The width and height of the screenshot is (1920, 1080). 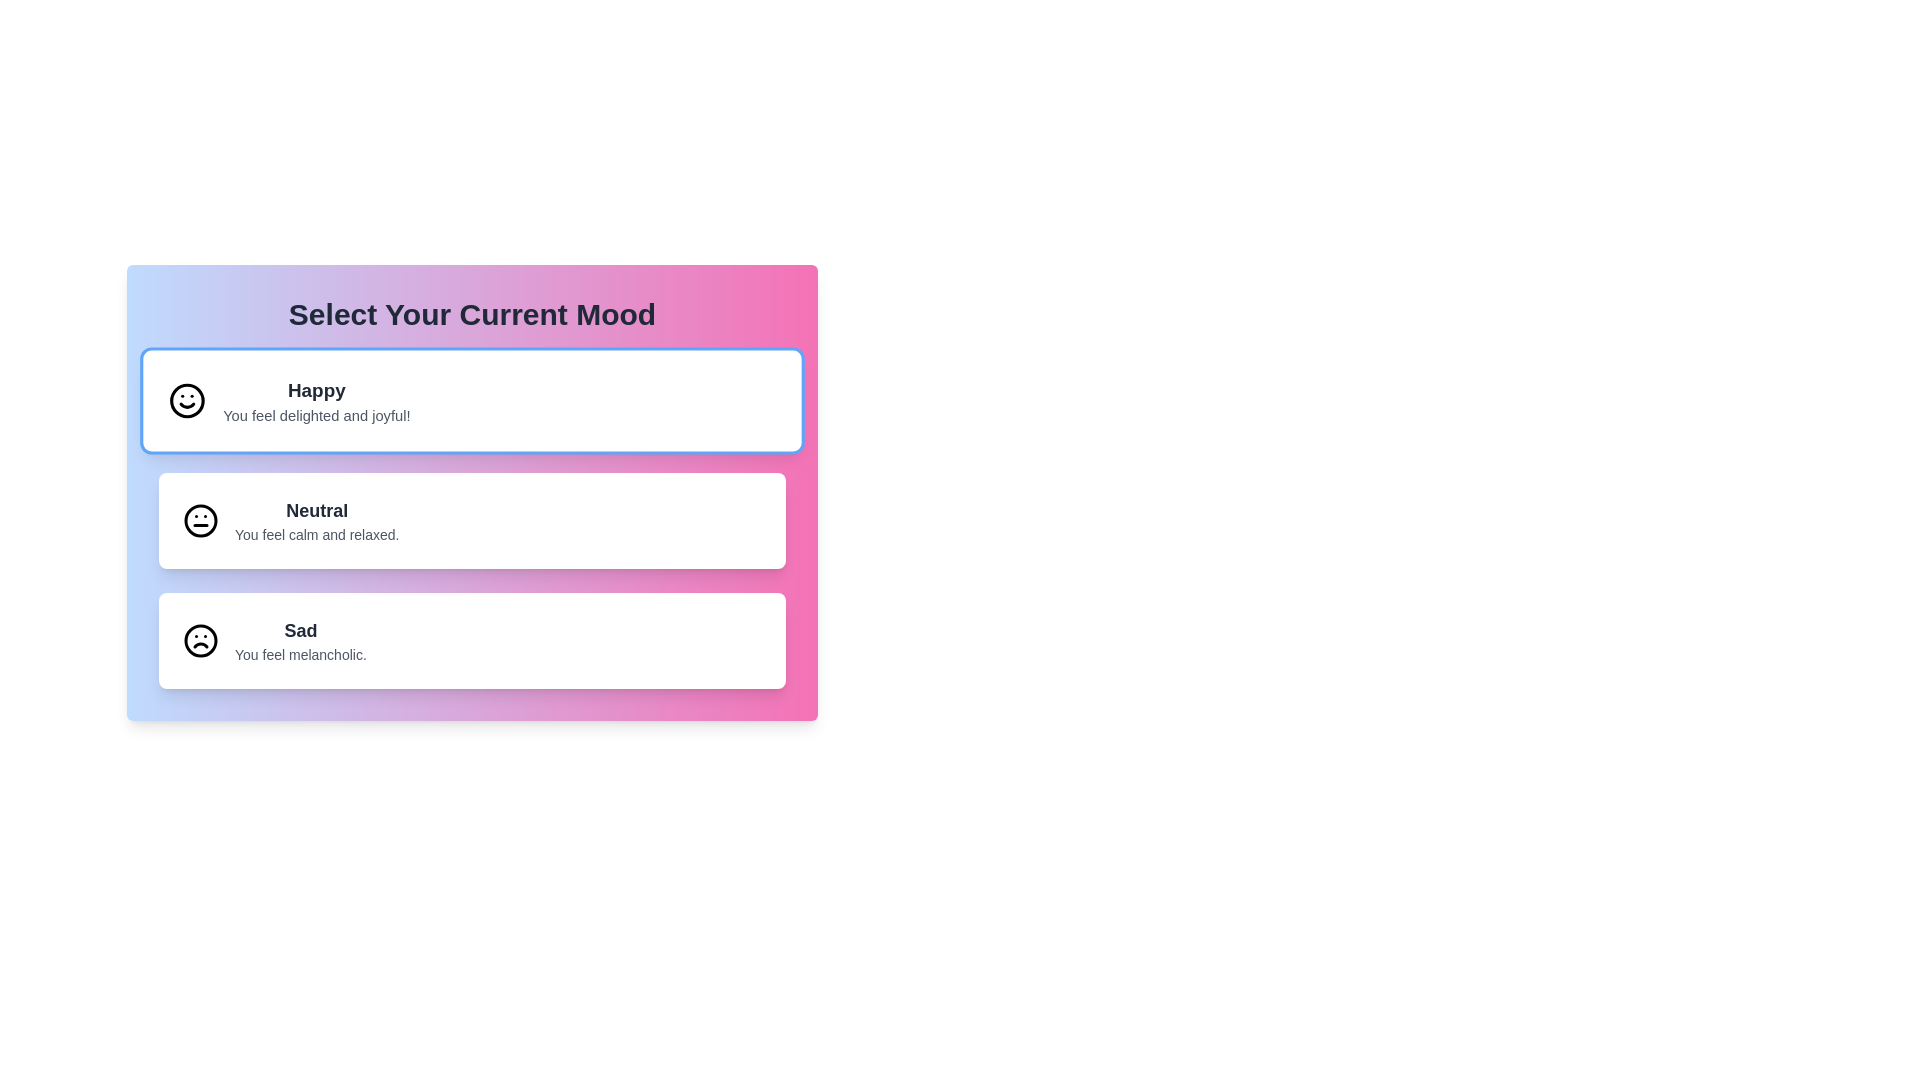 I want to click on the 'Sad' mood text description group located in the third block of options, which is centered horizontally and positioned towards the bottom, so click(x=299, y=640).